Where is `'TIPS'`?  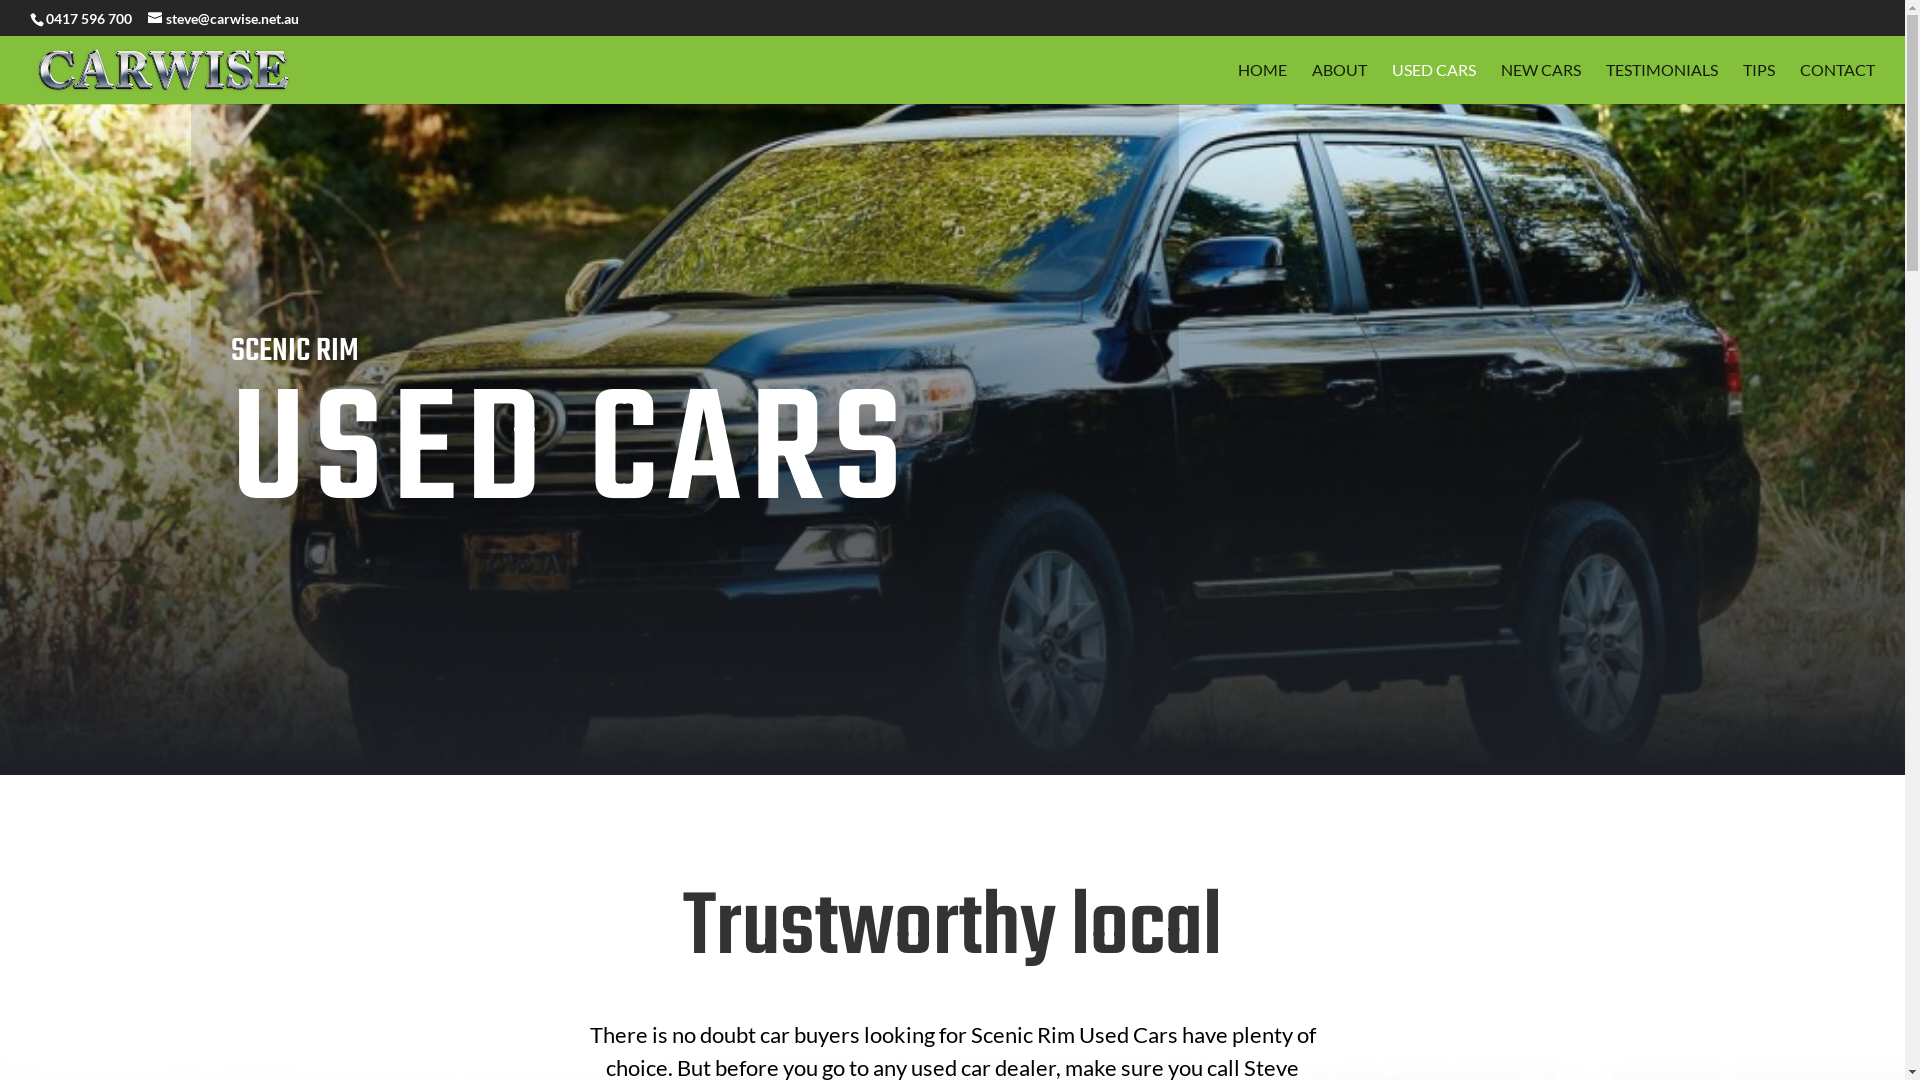 'TIPS' is located at coordinates (1757, 82).